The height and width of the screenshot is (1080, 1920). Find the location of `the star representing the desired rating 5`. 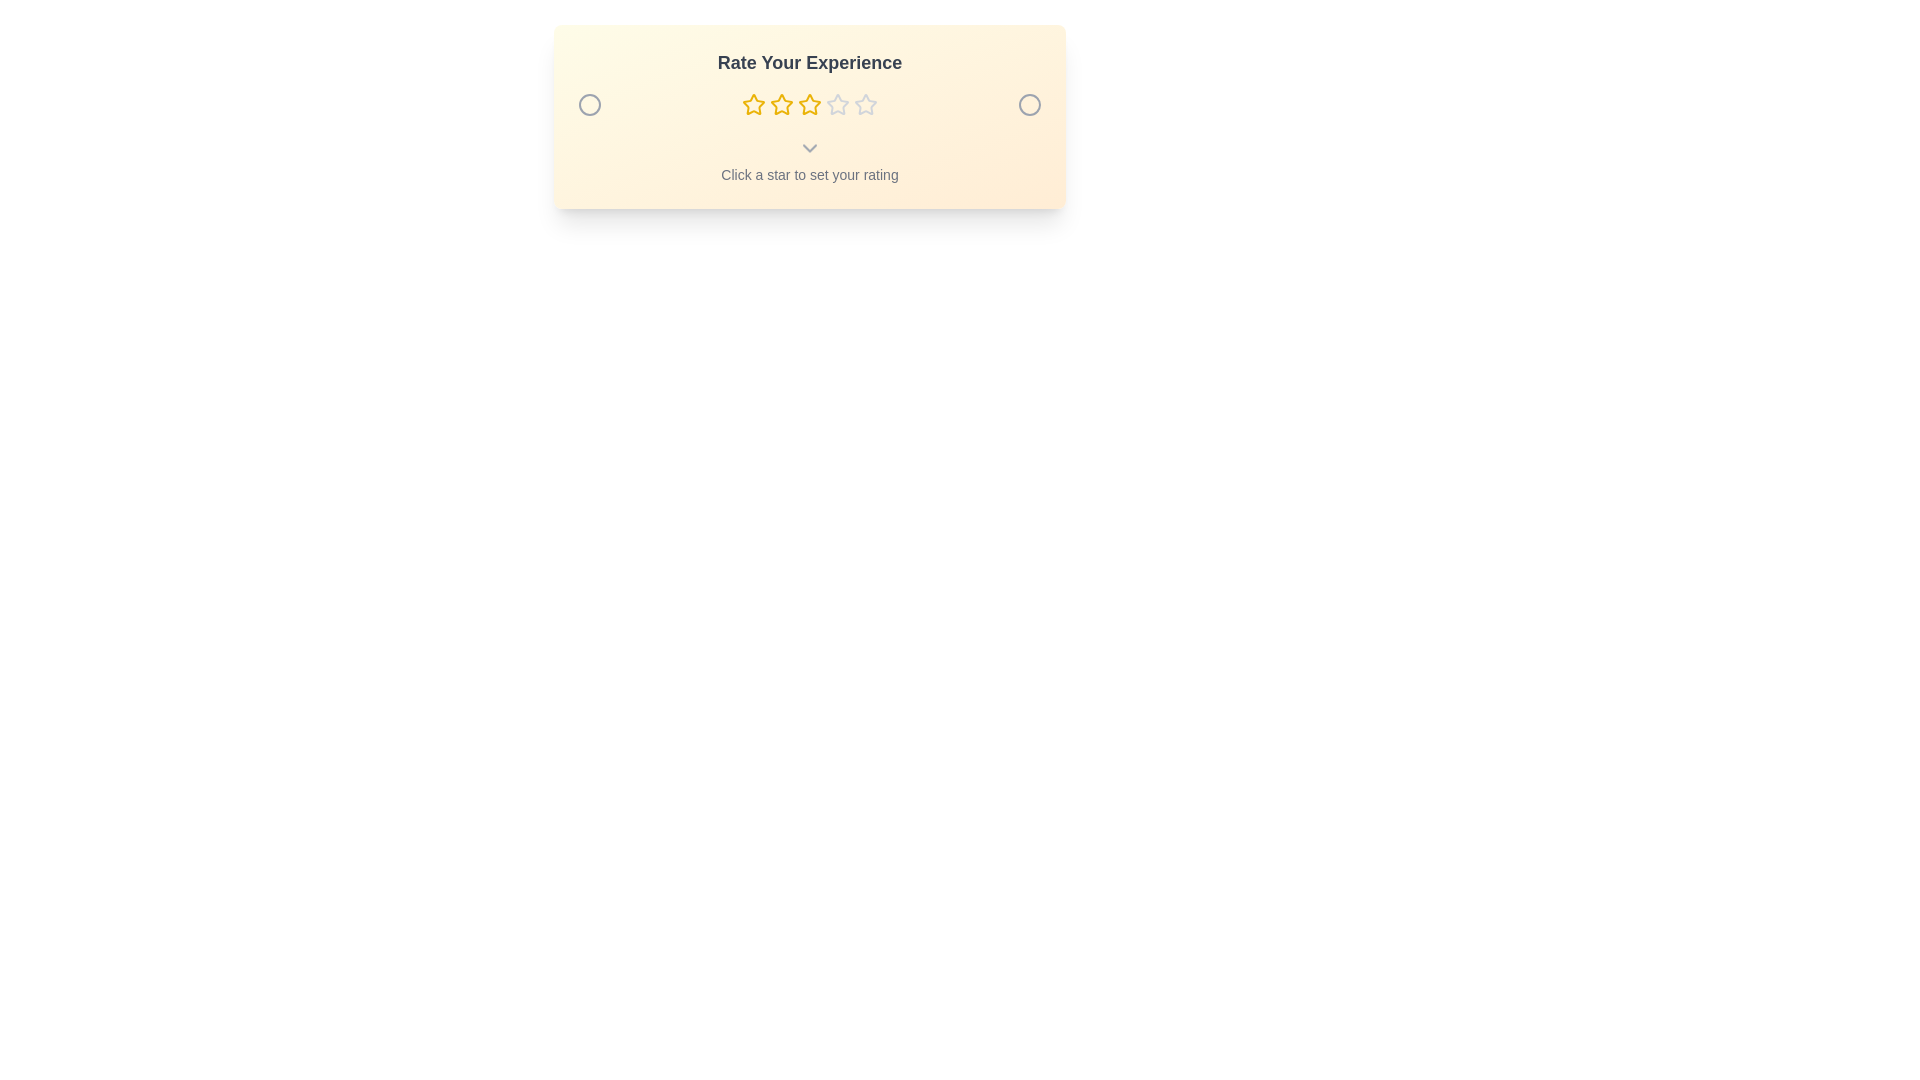

the star representing the desired rating 5 is located at coordinates (865, 104).